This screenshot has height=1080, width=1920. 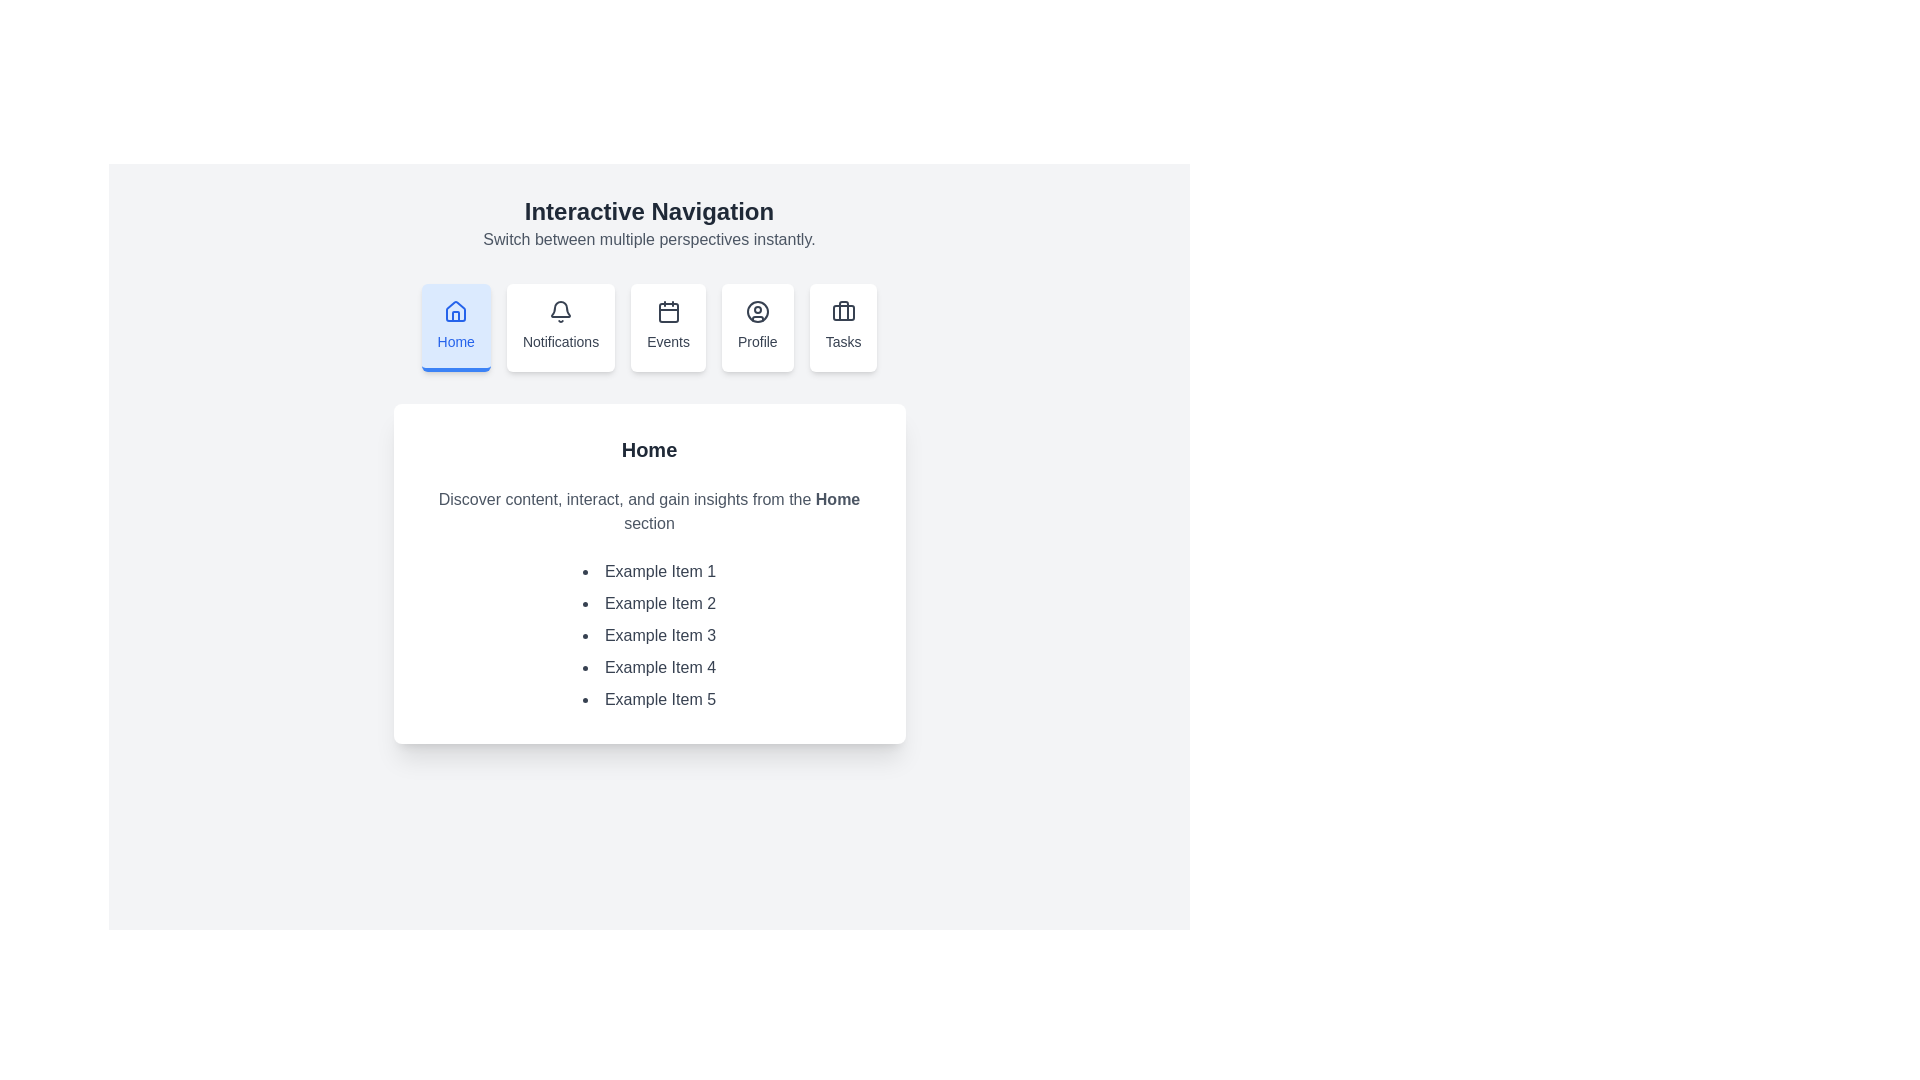 I want to click on the 'Home' button located at the leftmost side of the navigation bar, so click(x=455, y=326).